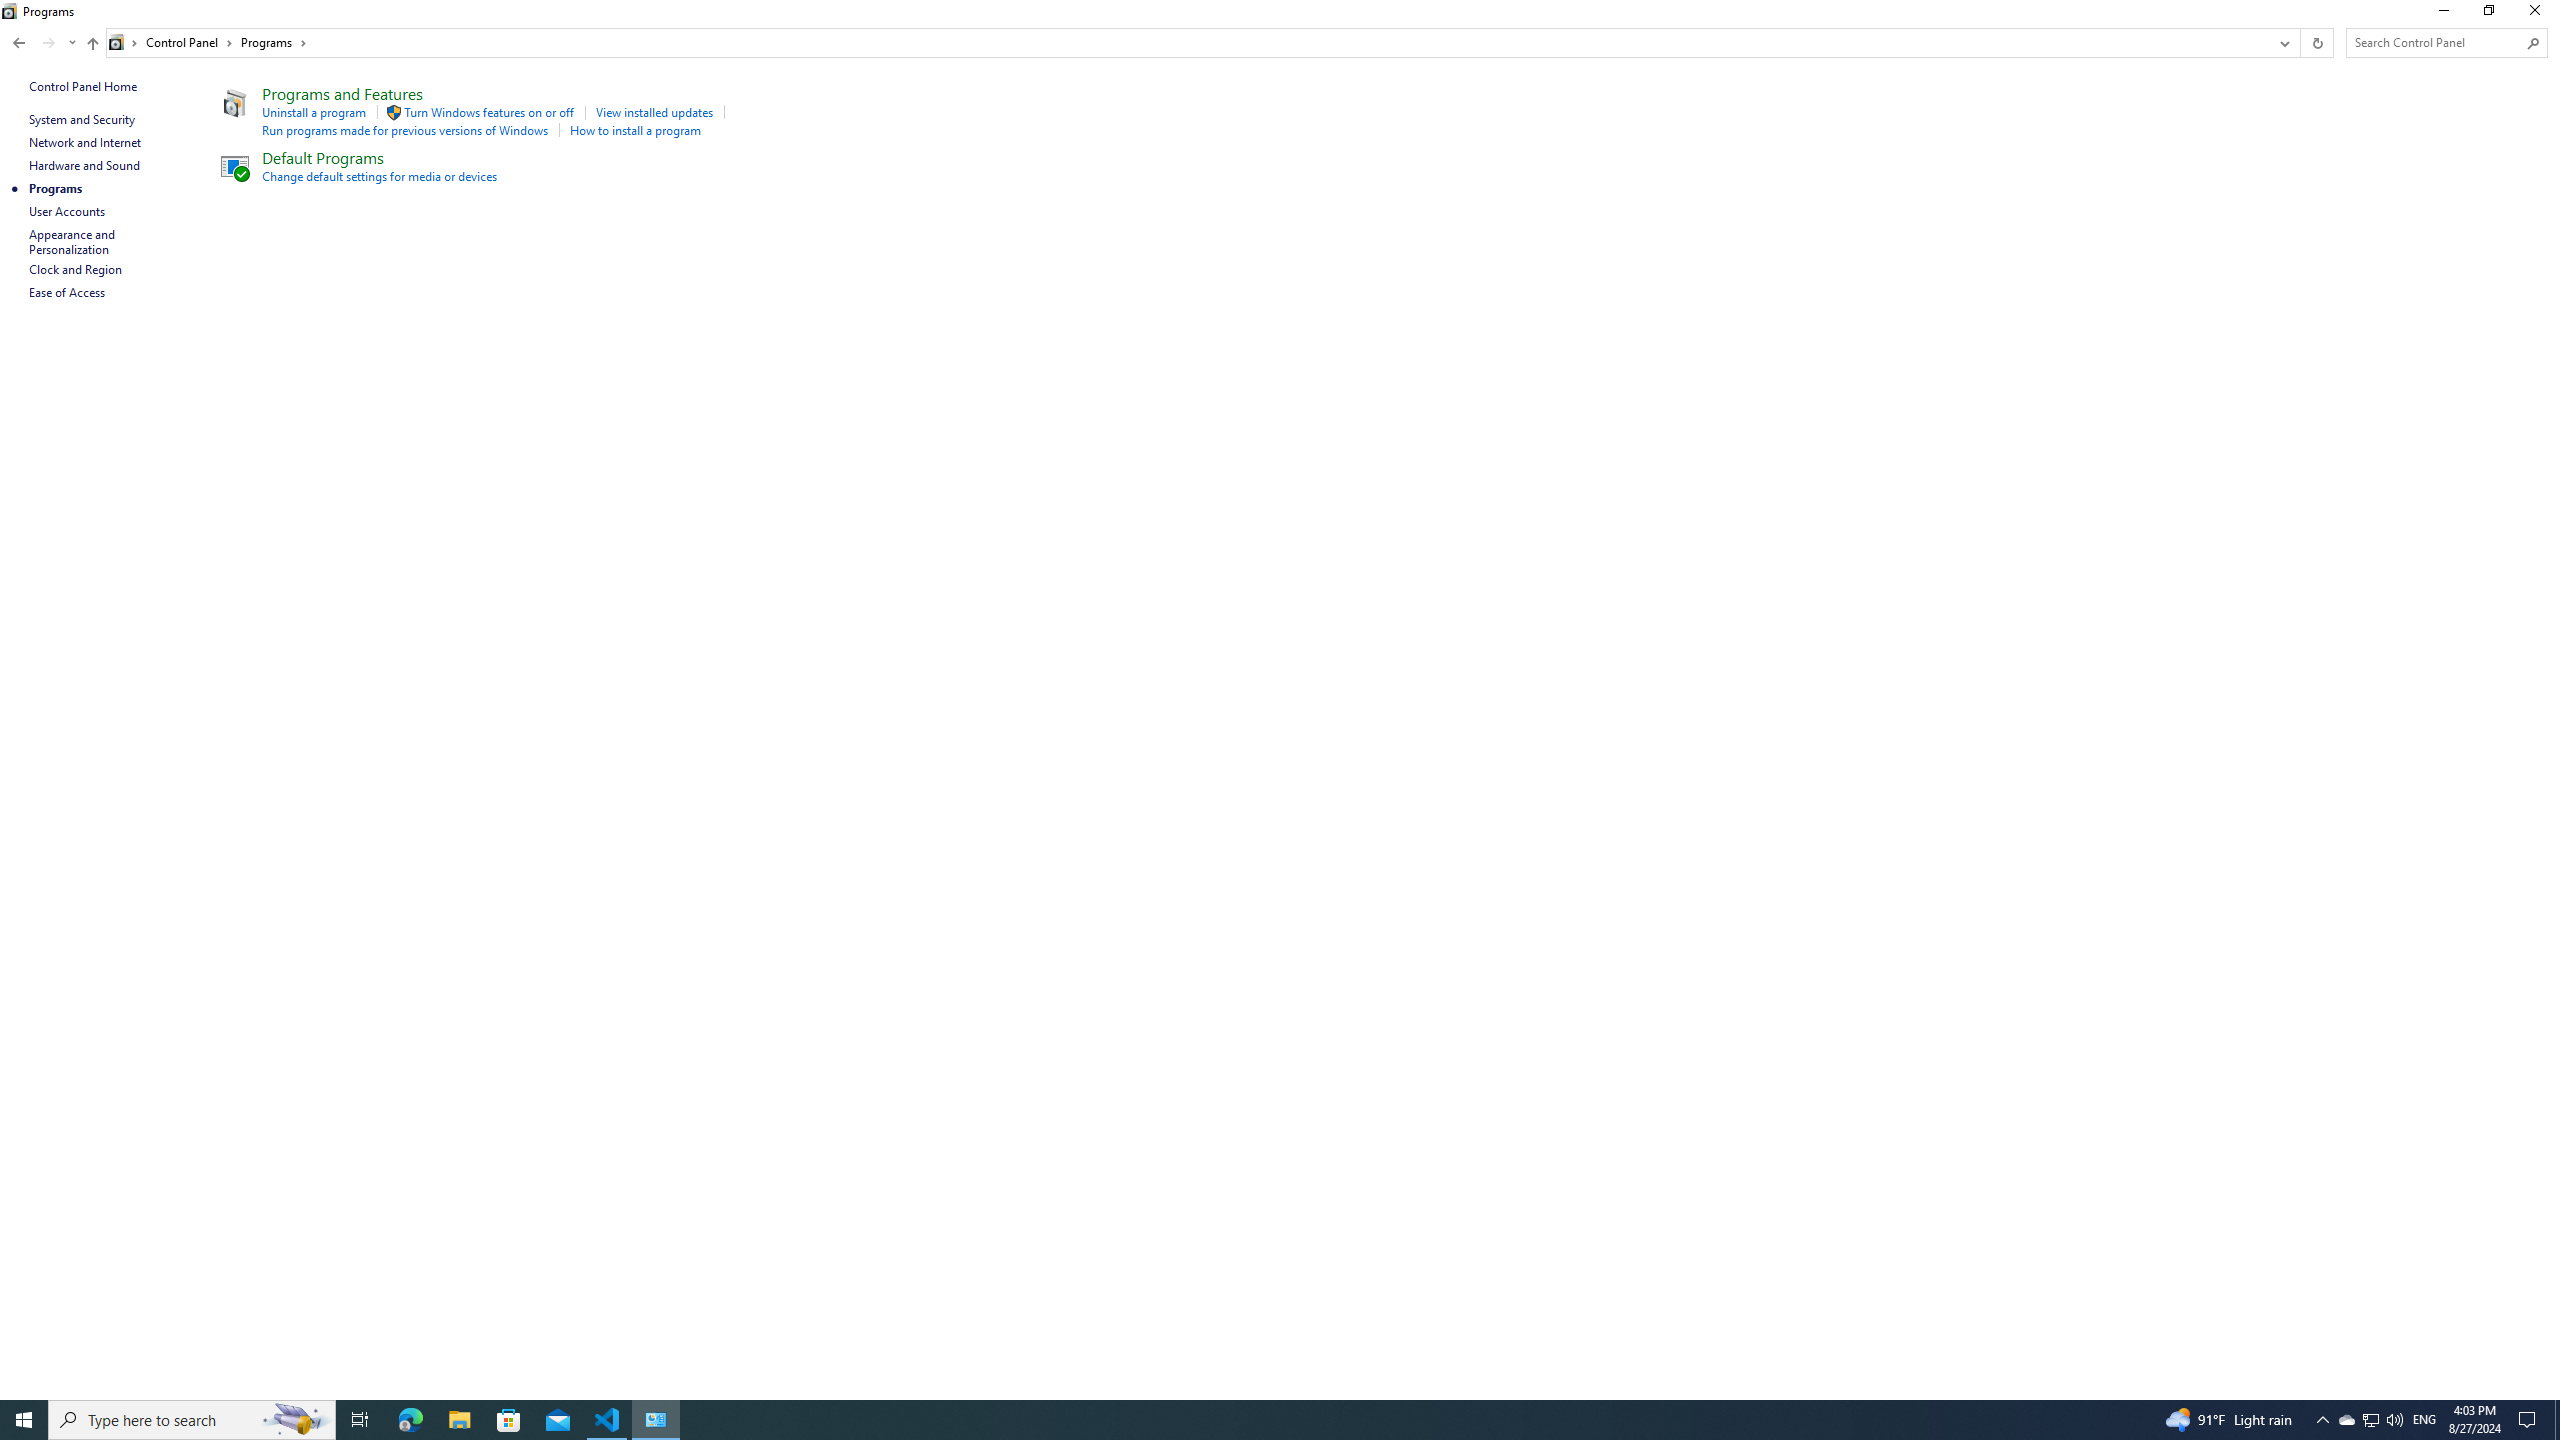  I want to click on 'Turn Windows features on or off', so click(488, 111).